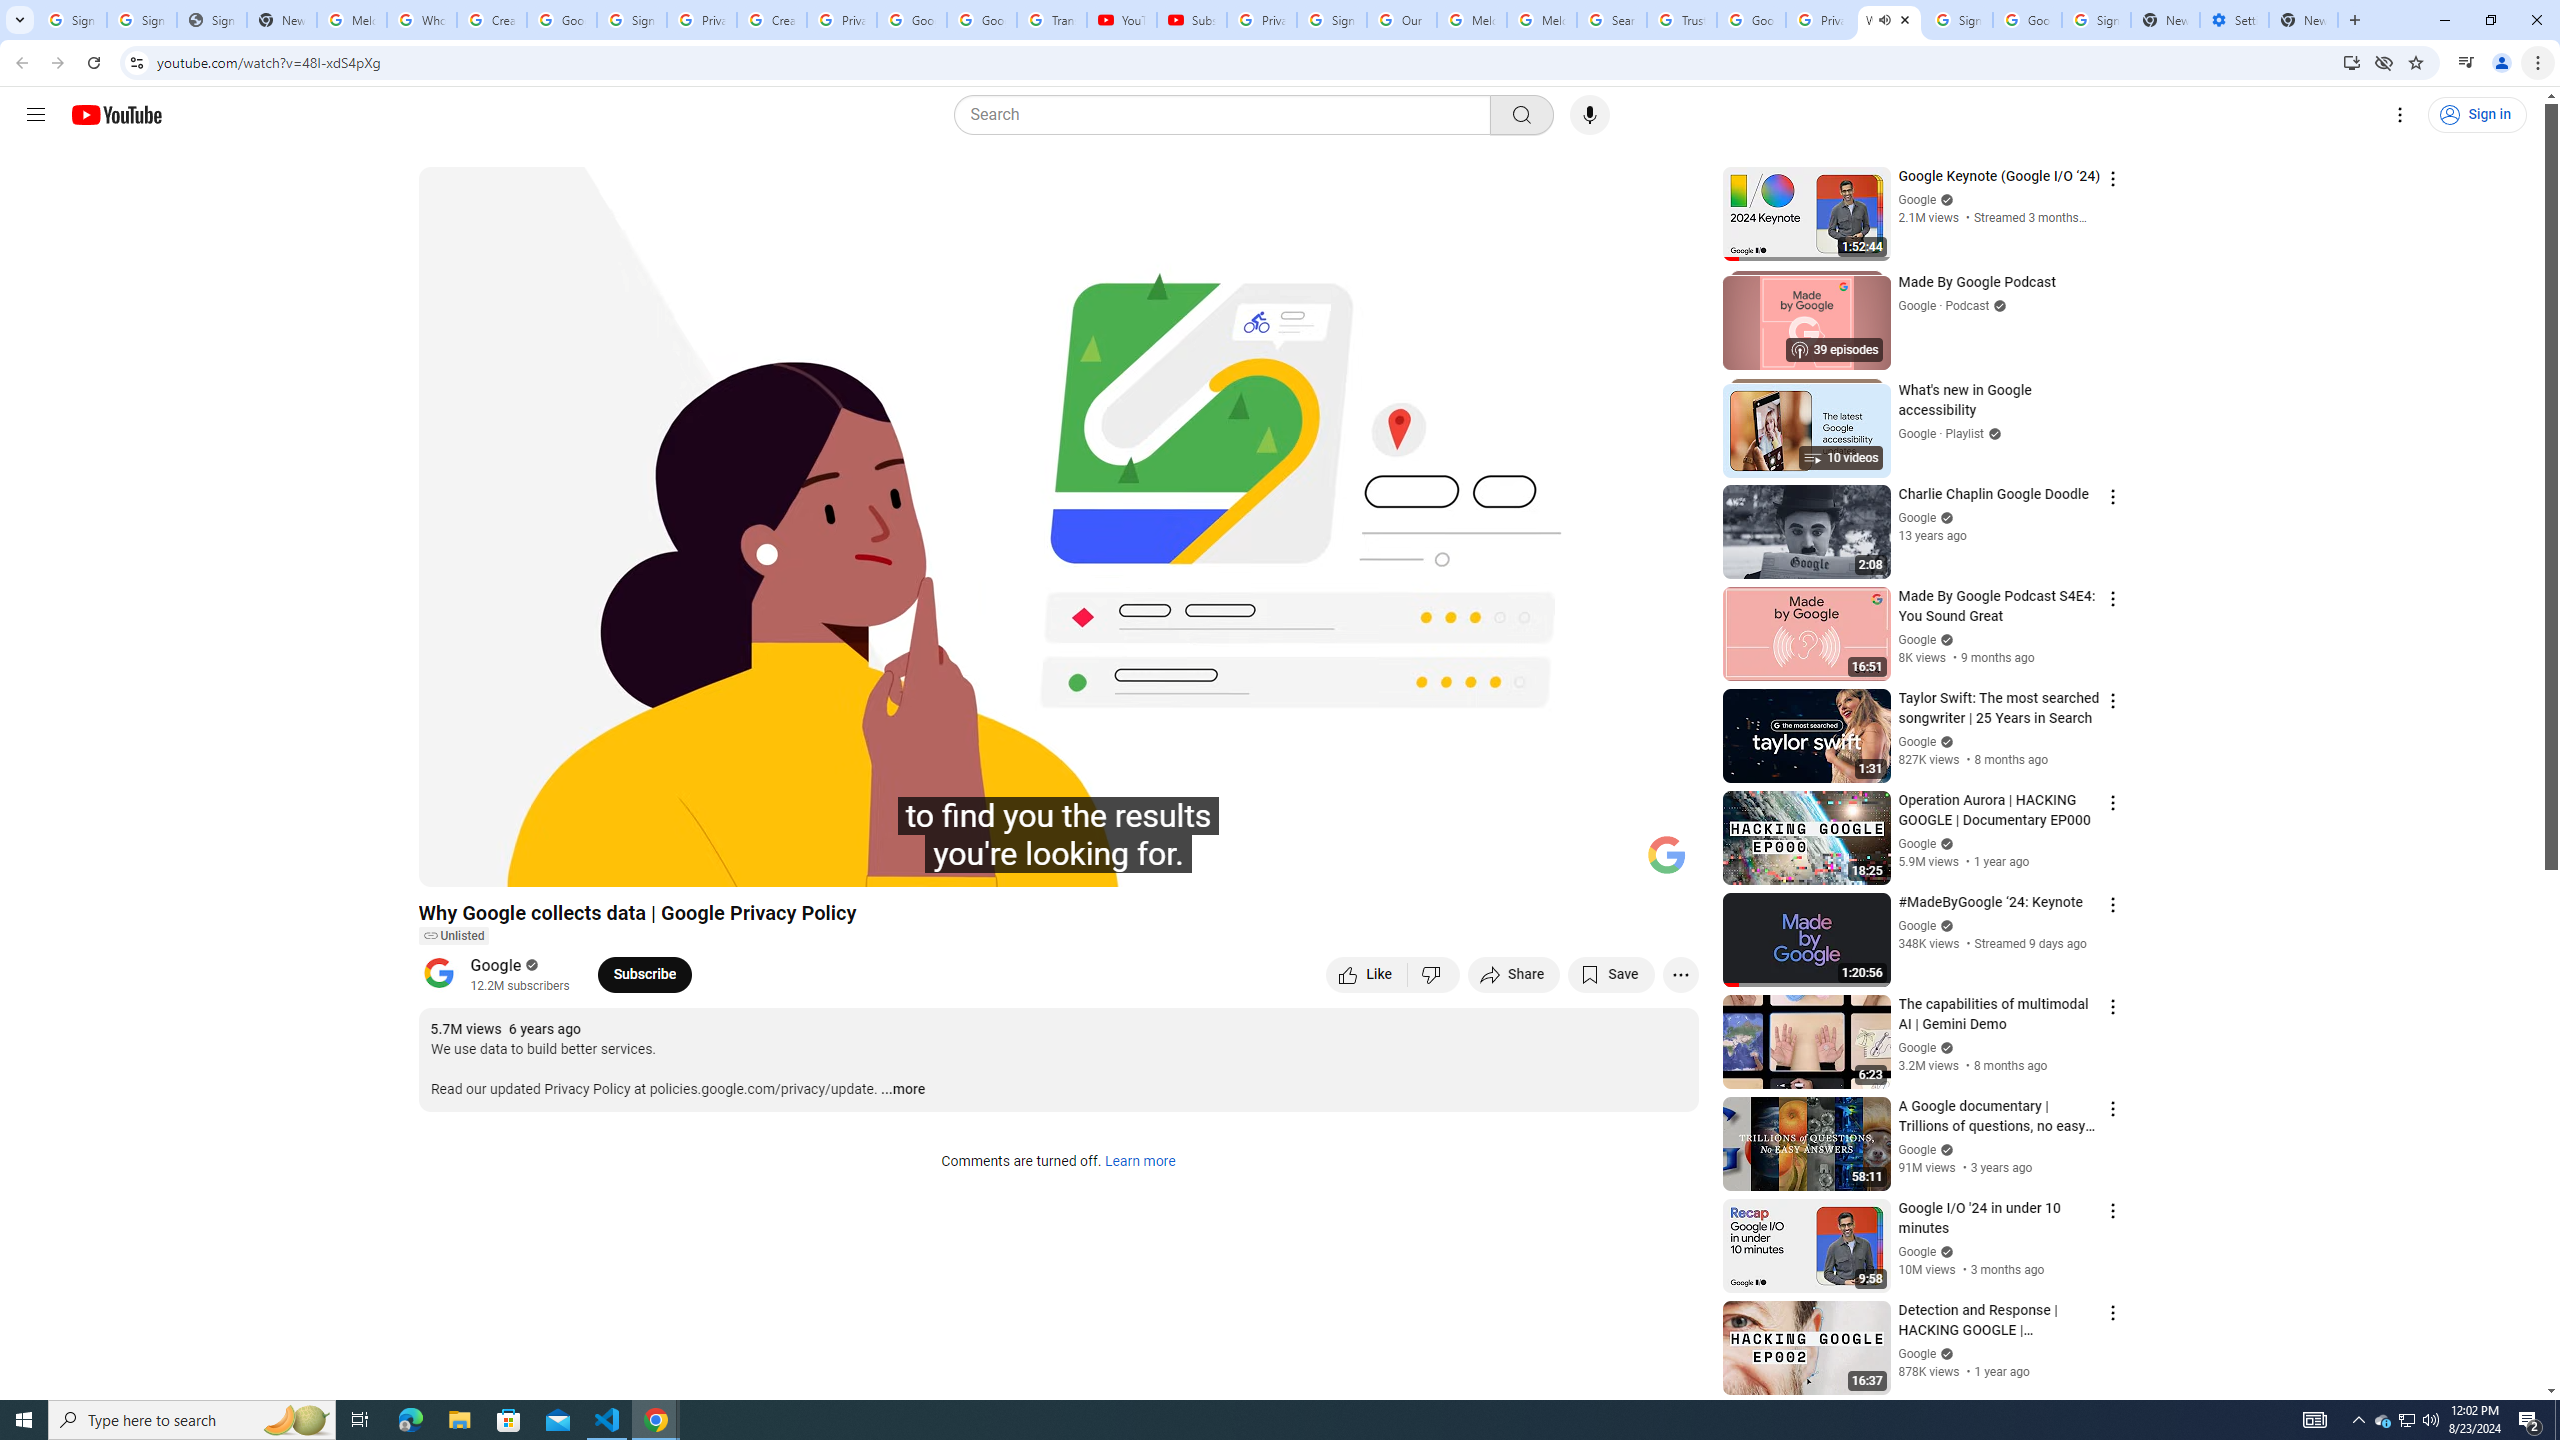 Image resolution: width=2560 pixels, height=1440 pixels. What do you see at coordinates (1121, 19) in the screenshot?
I see `'YouTube'` at bounding box center [1121, 19].